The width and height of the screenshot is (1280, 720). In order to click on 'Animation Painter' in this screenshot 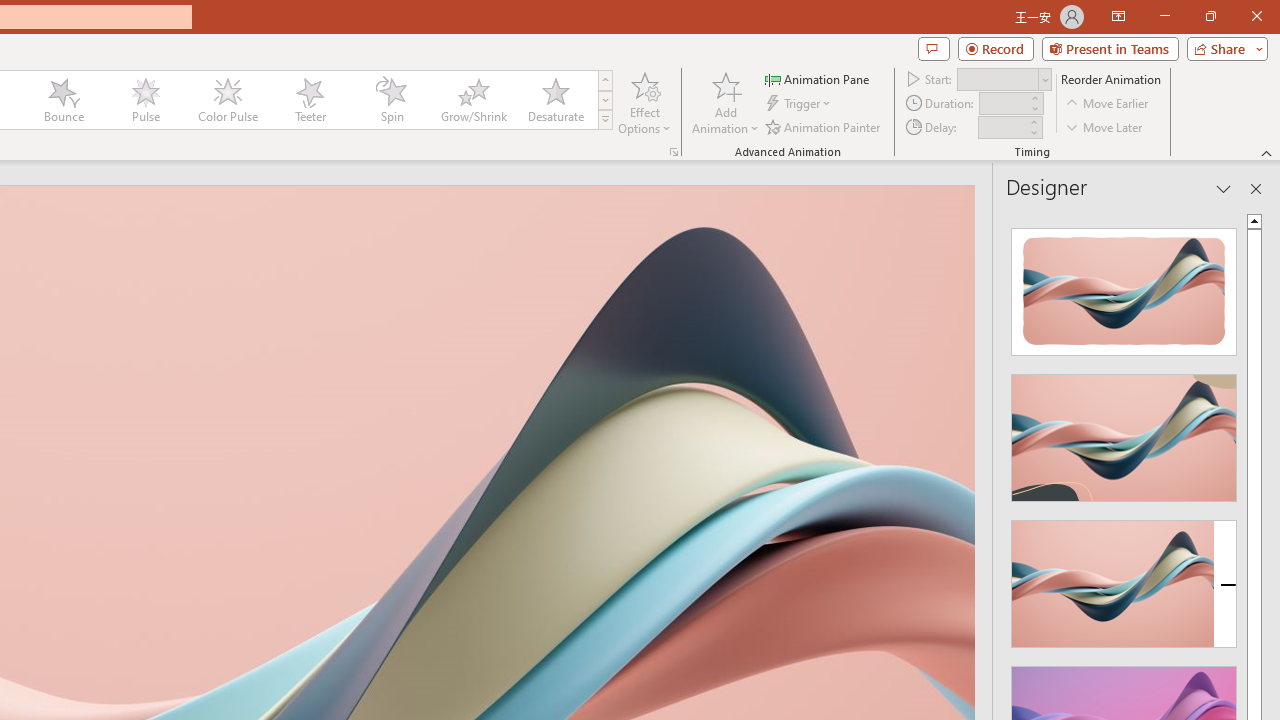, I will do `click(824, 127)`.